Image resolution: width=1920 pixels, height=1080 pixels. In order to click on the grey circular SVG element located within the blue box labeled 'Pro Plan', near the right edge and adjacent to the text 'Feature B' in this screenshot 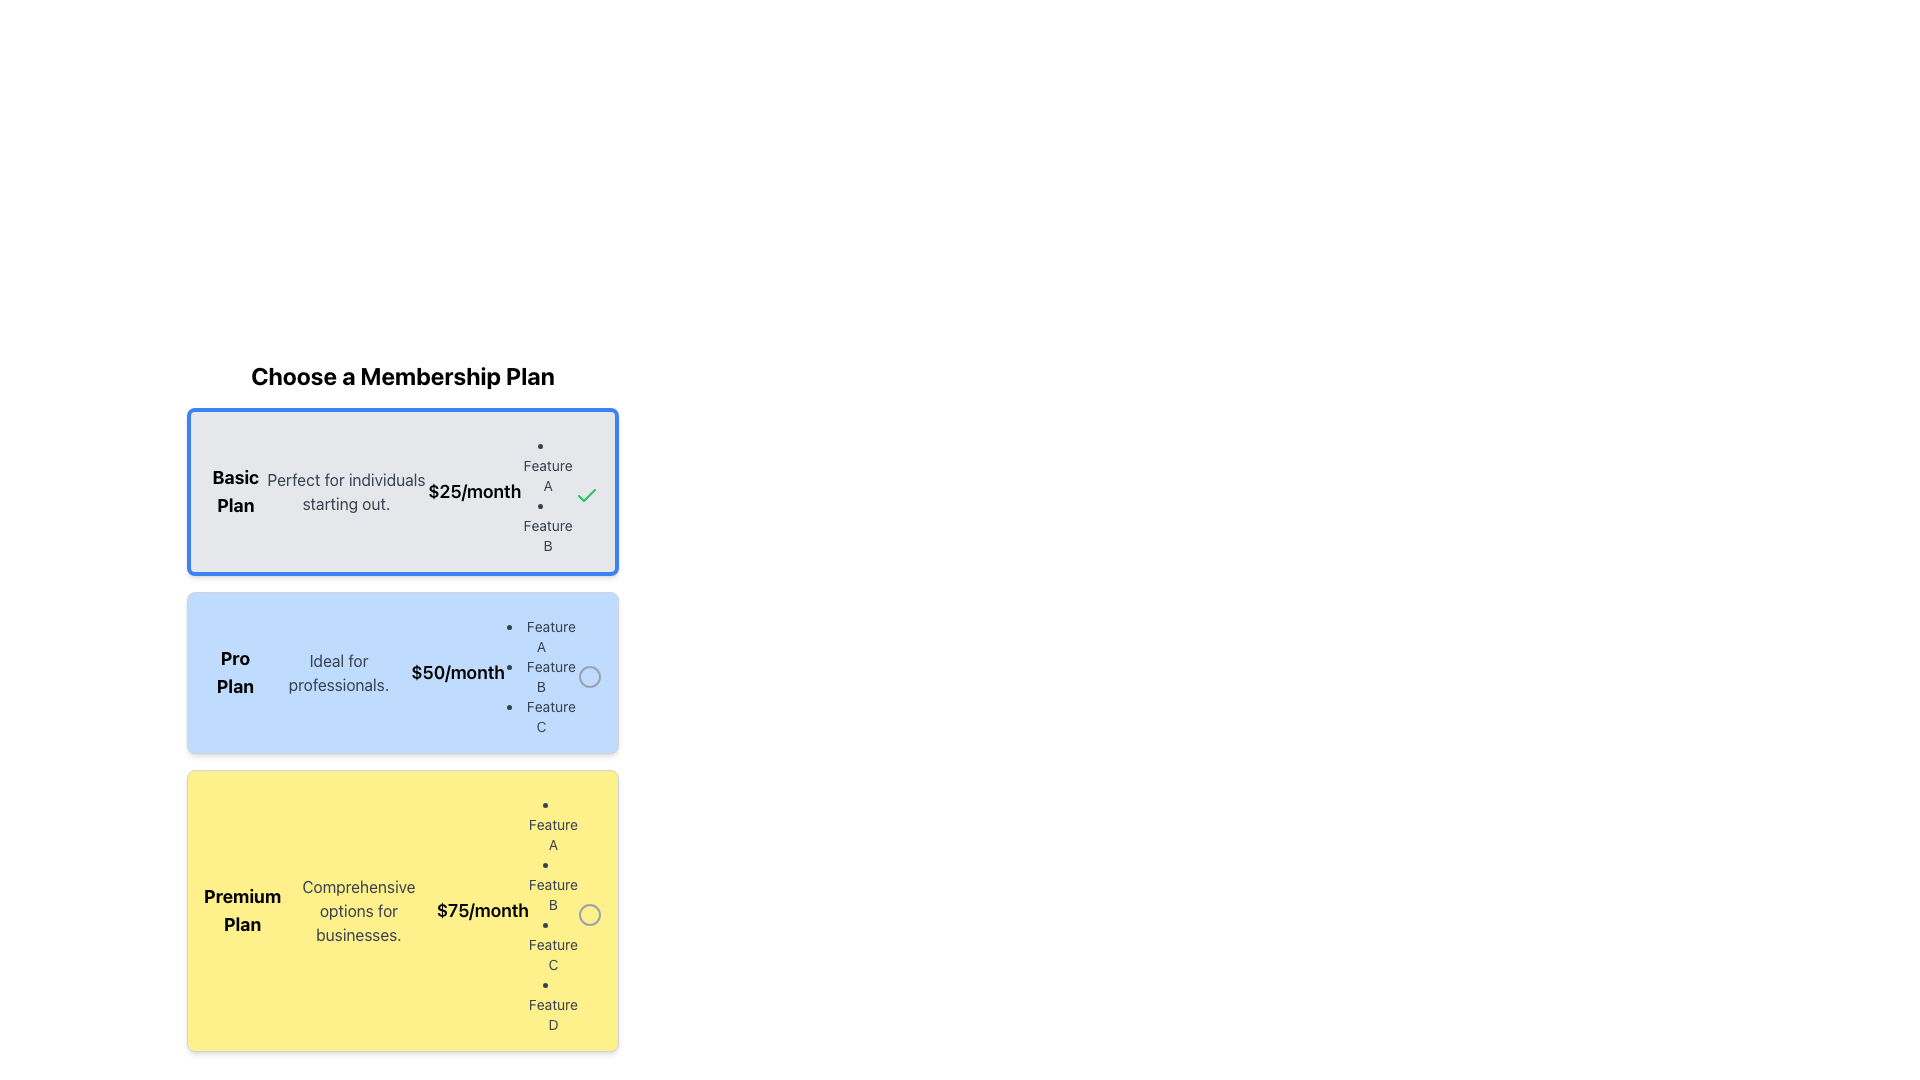, I will do `click(589, 676)`.